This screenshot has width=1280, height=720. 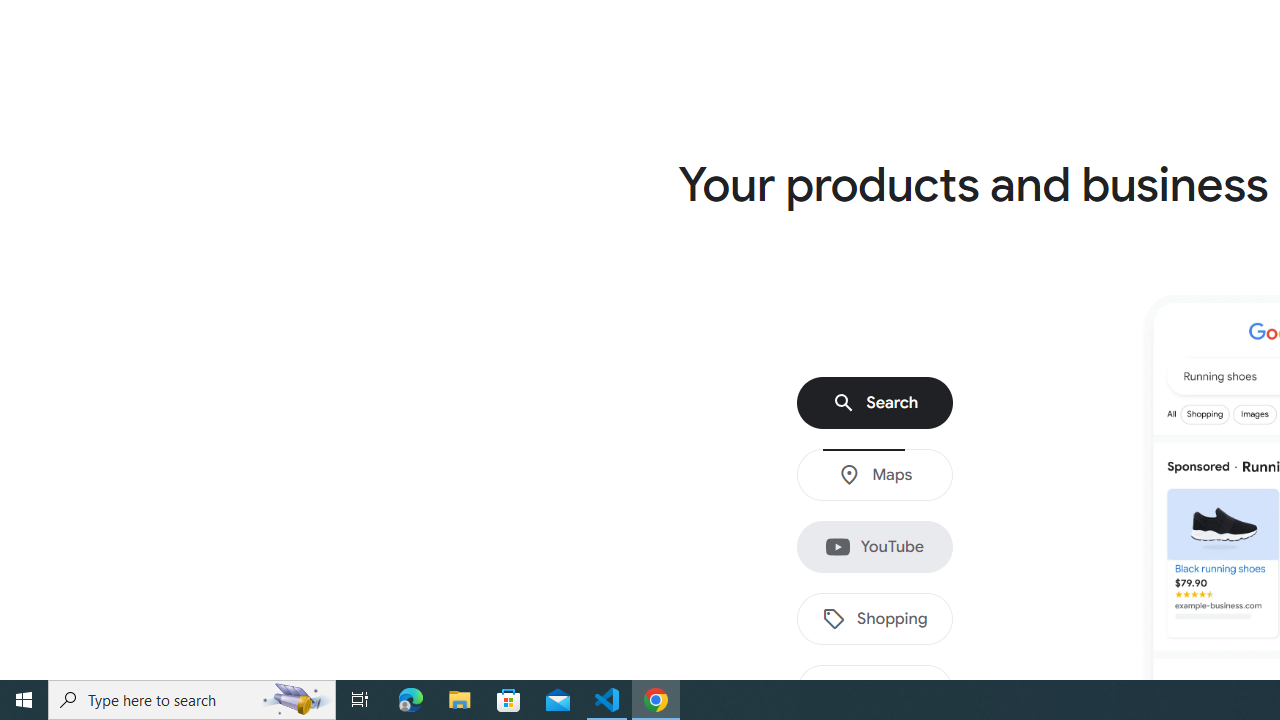 What do you see at coordinates (192, 698) in the screenshot?
I see `'Type here to search'` at bounding box center [192, 698].